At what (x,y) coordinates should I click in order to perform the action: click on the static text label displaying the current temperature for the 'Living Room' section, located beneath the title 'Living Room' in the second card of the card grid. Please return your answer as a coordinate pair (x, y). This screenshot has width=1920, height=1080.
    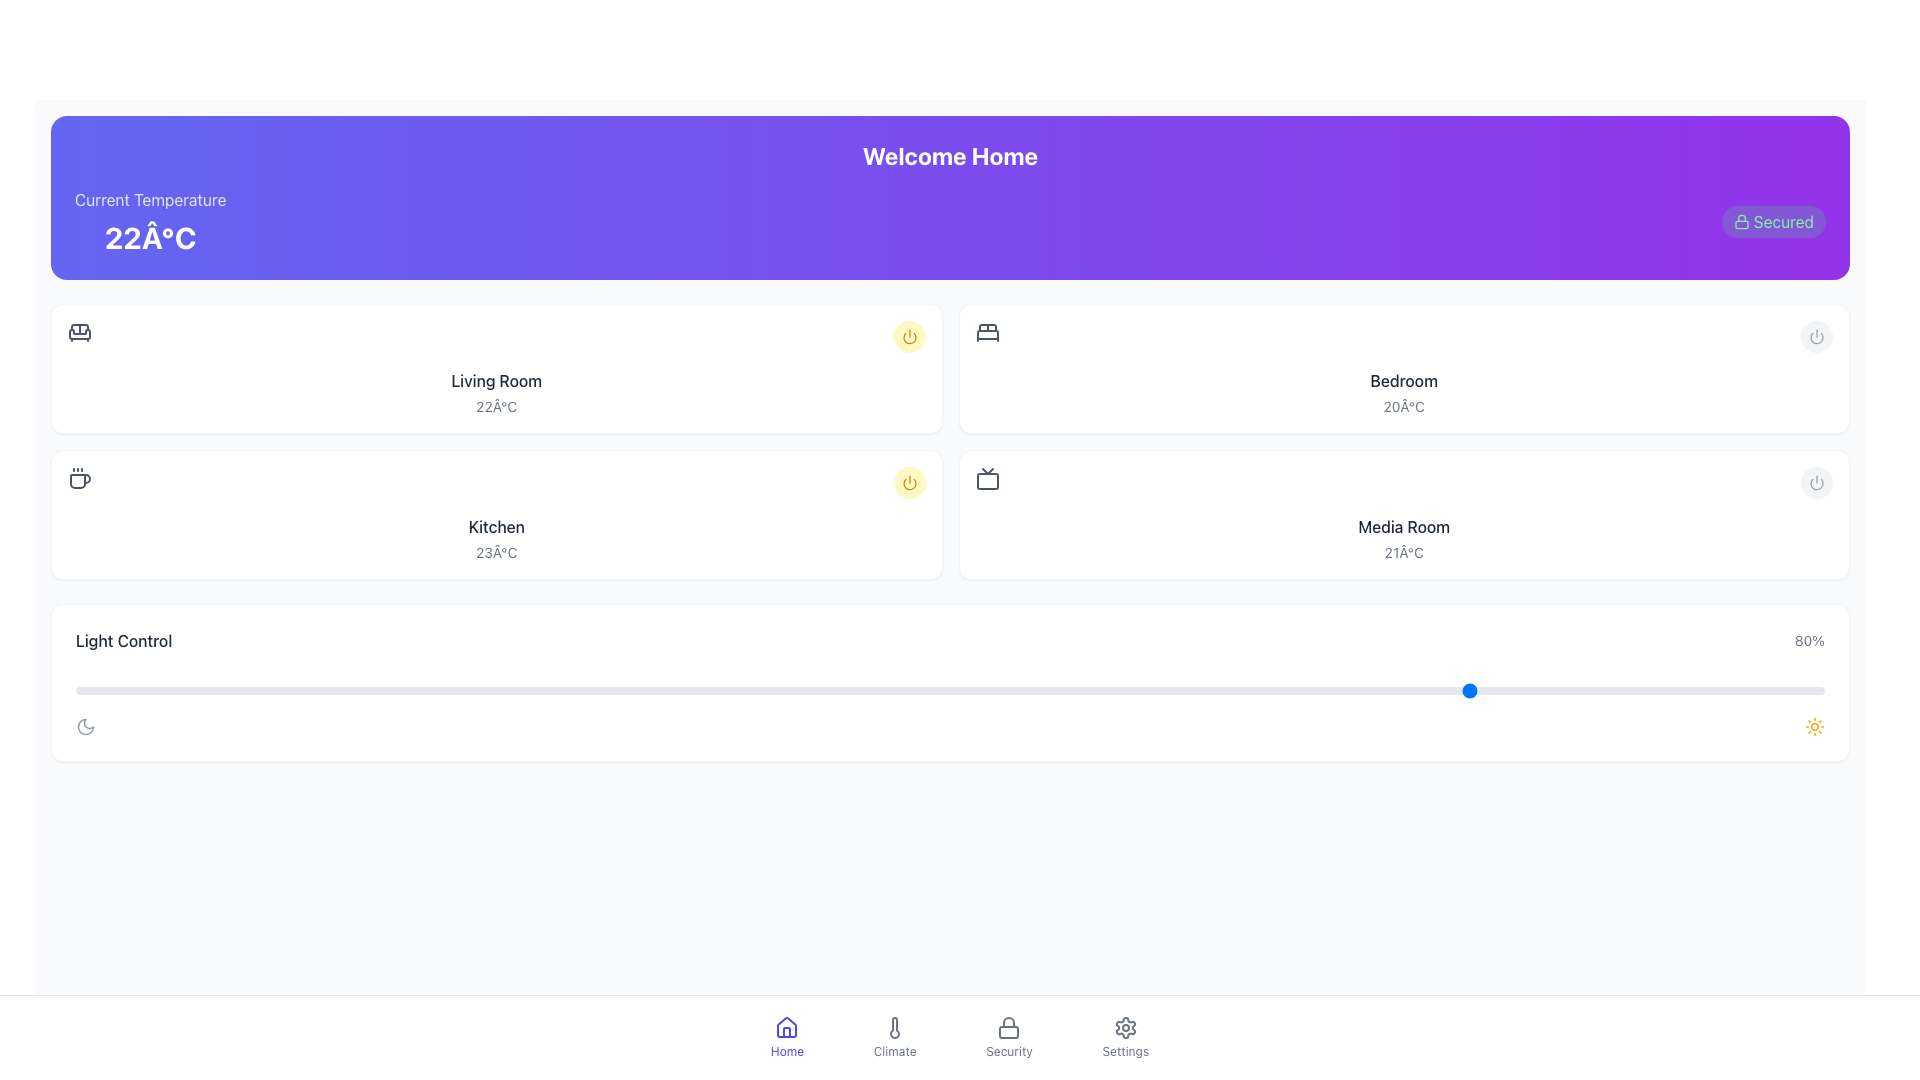
    Looking at the image, I should click on (496, 406).